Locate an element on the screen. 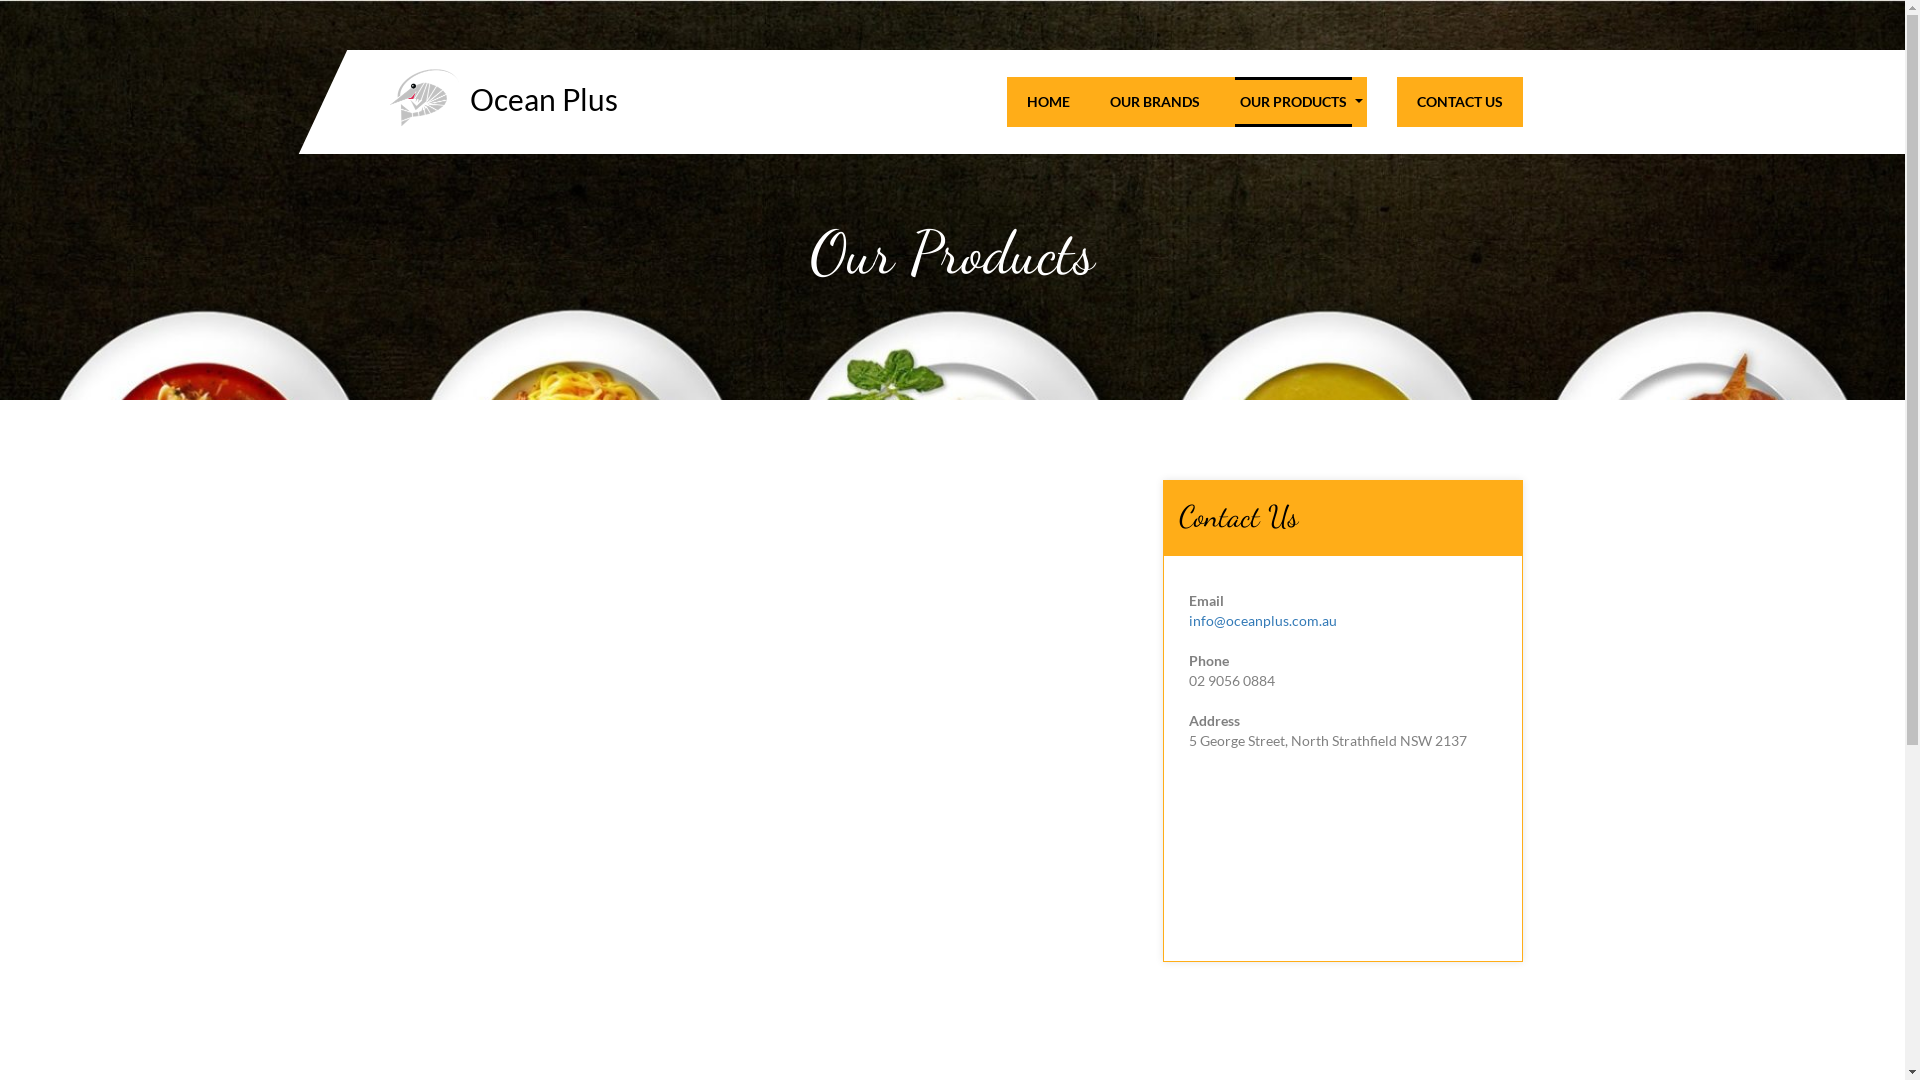 This screenshot has height=1080, width=1920. 'OUR PRODUCTS' is located at coordinates (1292, 101).